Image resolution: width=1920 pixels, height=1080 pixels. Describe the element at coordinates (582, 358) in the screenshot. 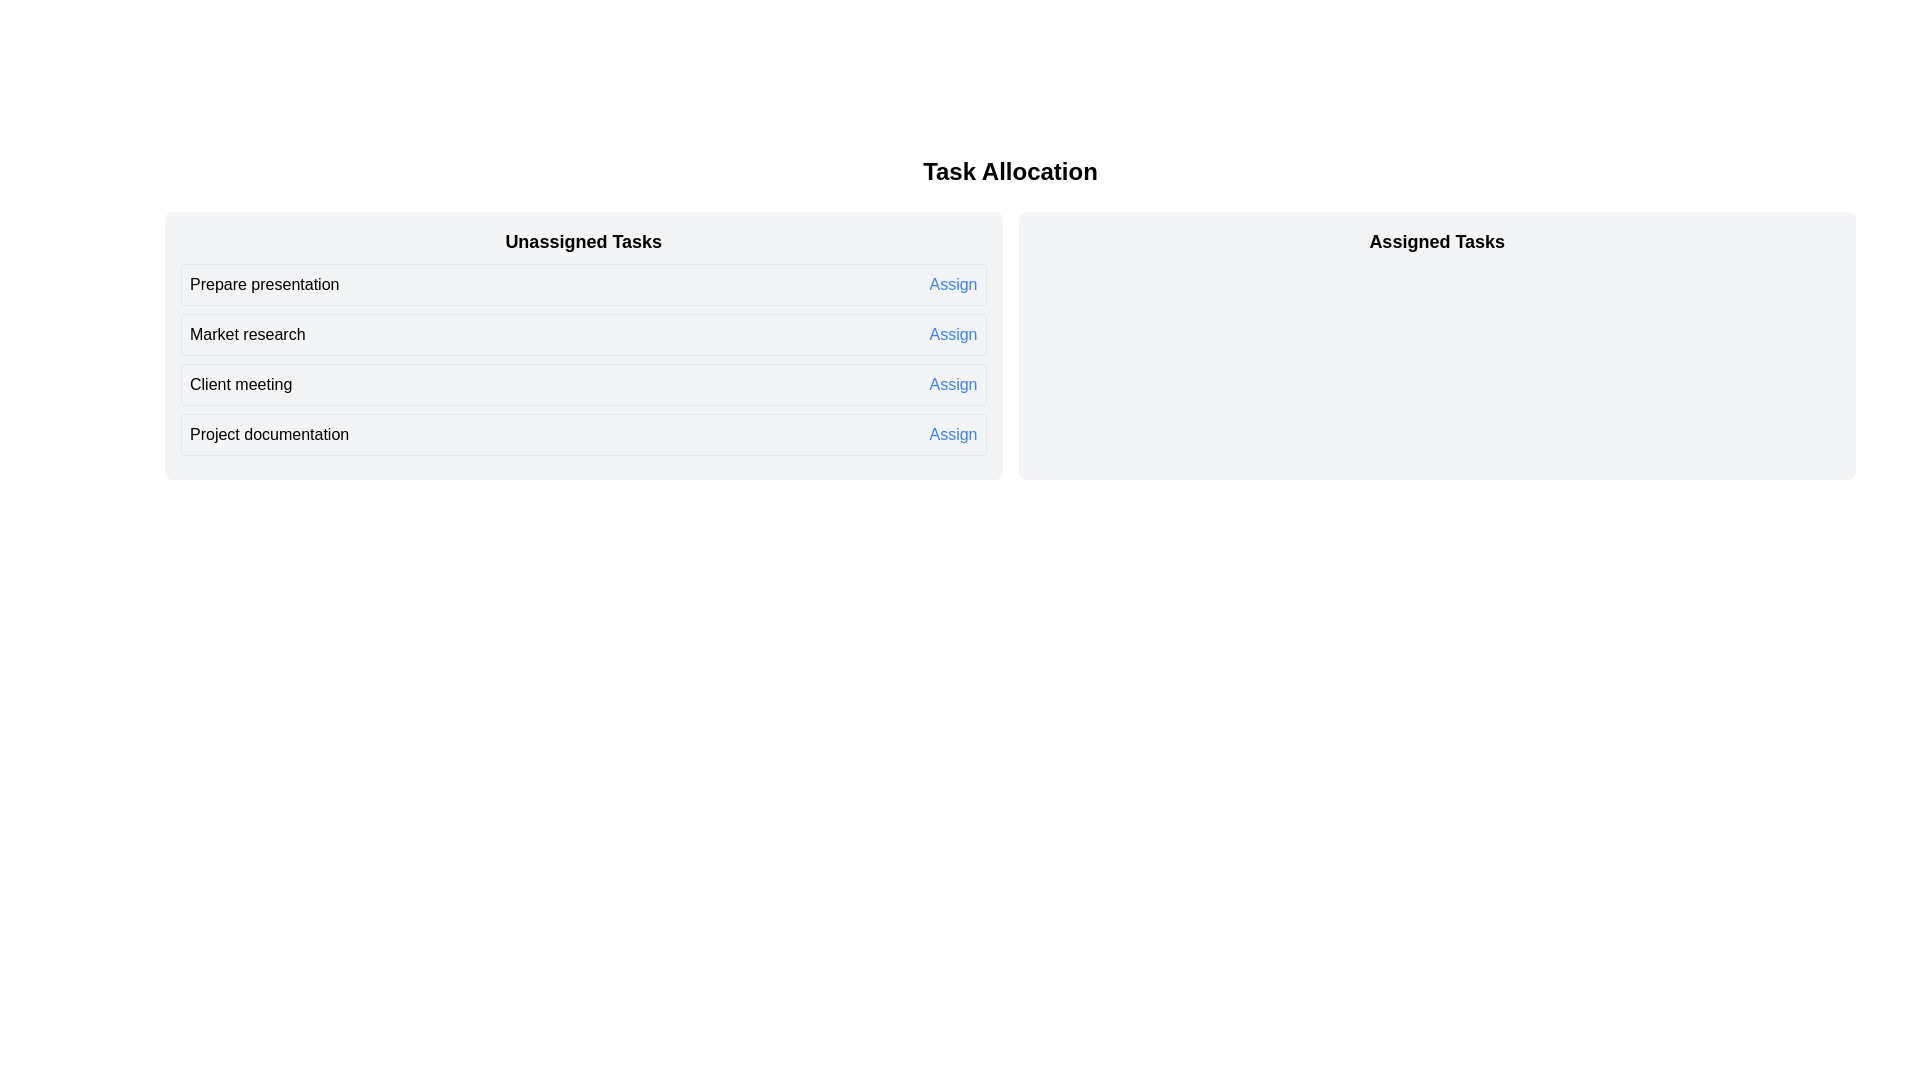

I see `the 'Assign' link in the second row of the 'Unassigned Tasks' section to reassign the 'Market research' task` at that location.